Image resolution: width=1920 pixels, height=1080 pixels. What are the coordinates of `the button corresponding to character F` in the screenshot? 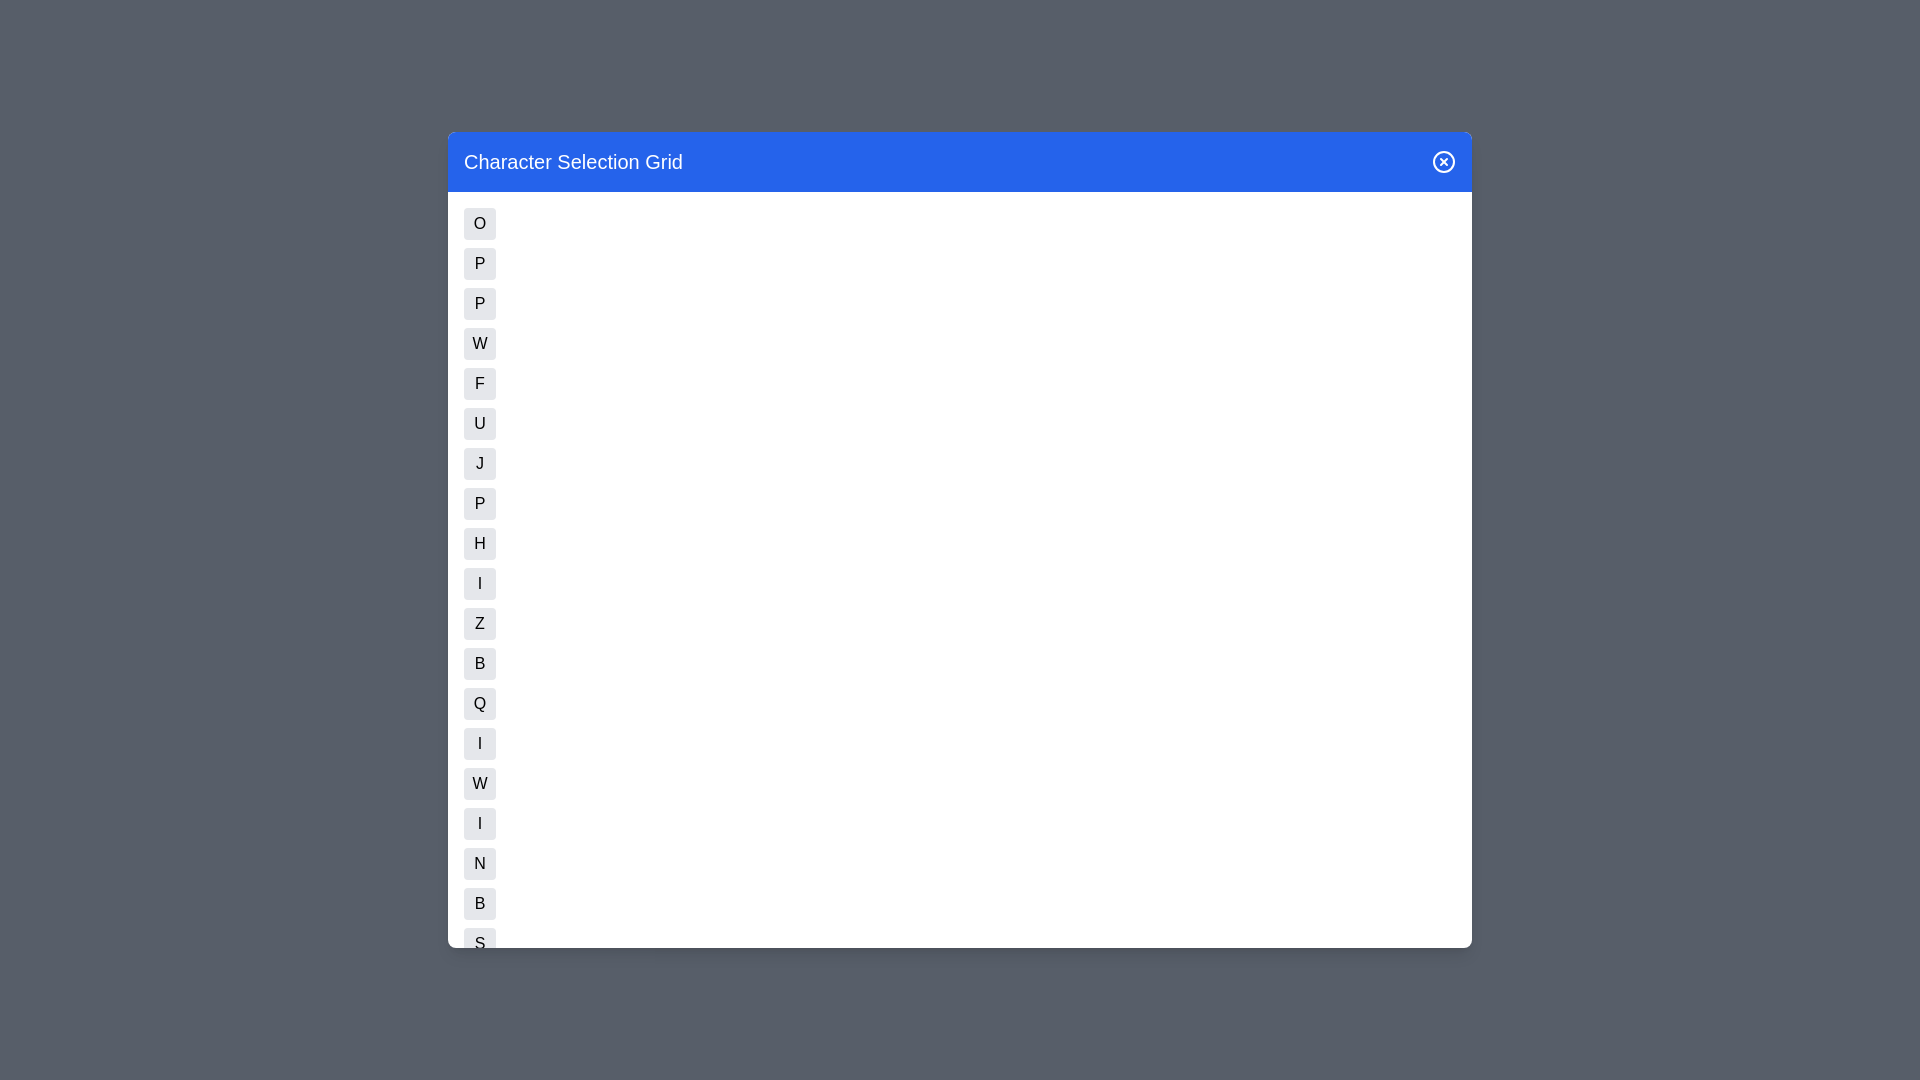 It's located at (480, 384).